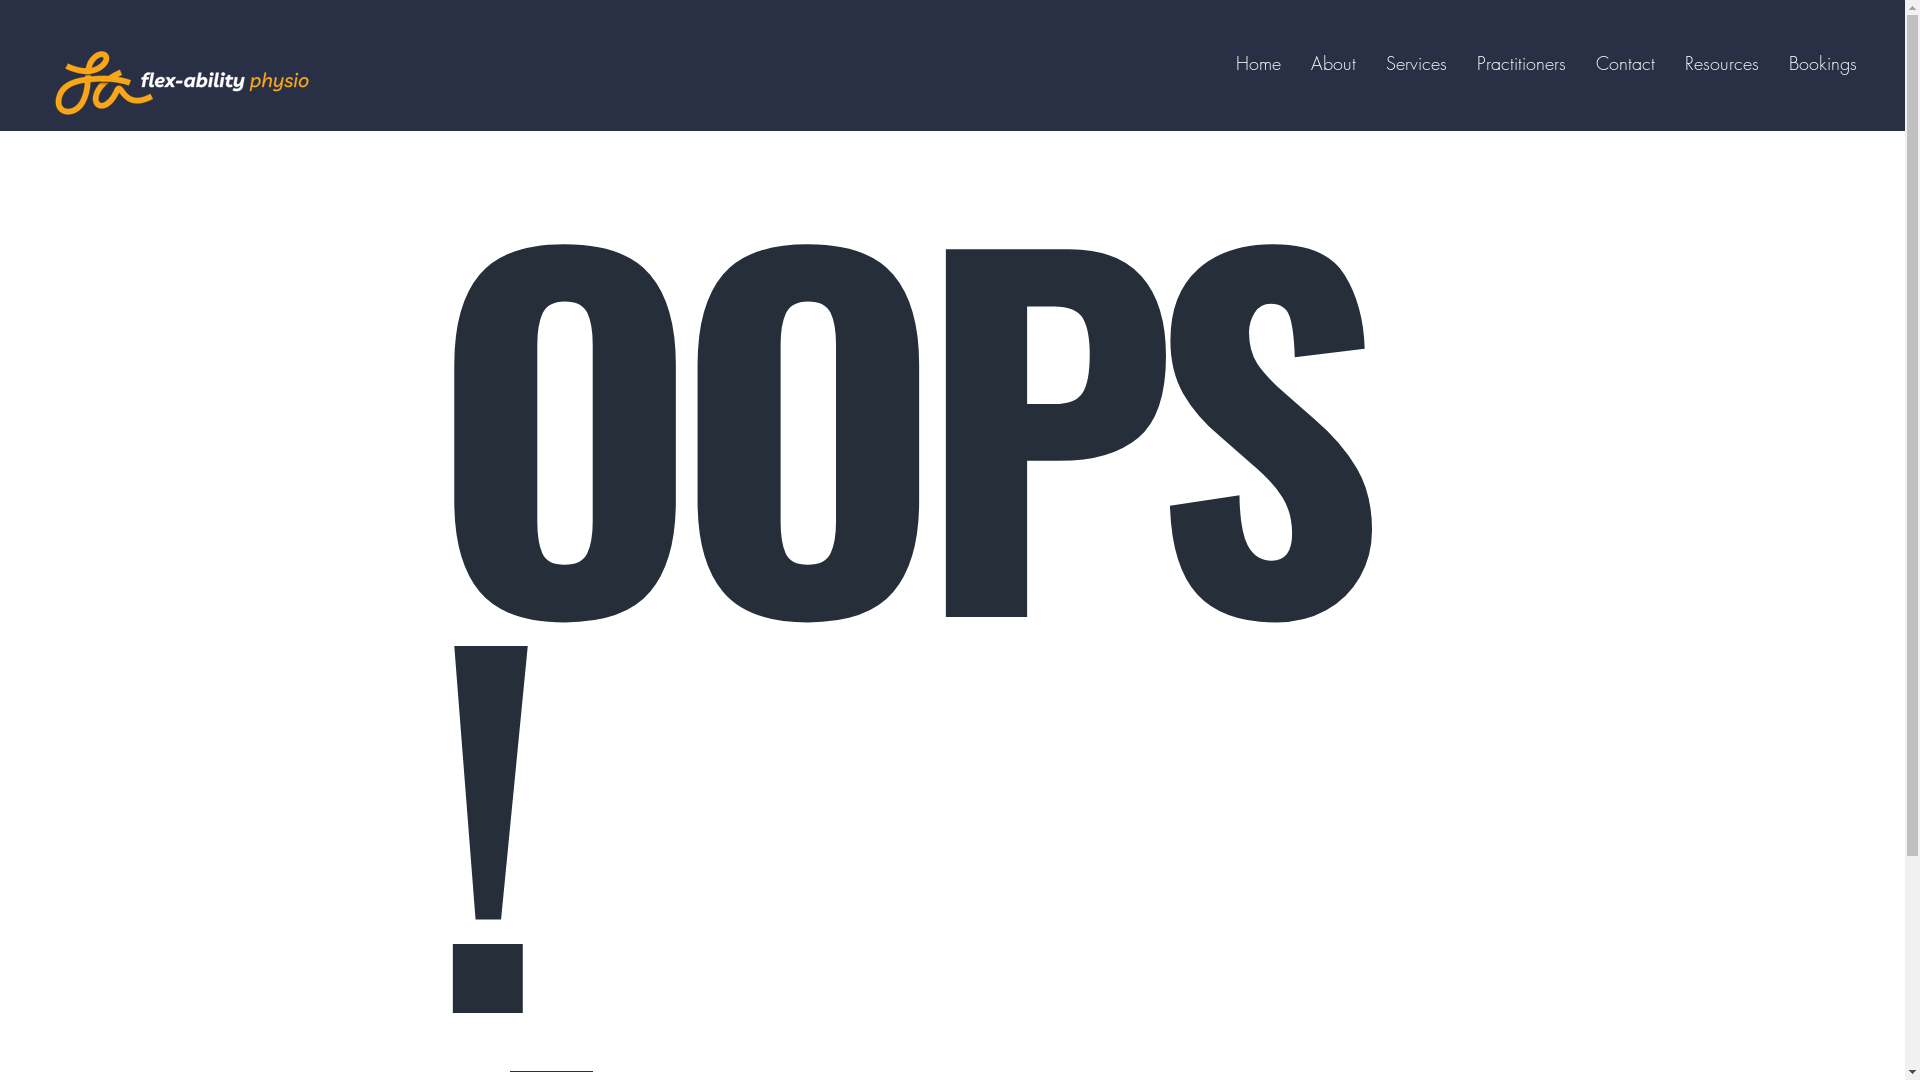  I want to click on 'Home', so click(1257, 61).